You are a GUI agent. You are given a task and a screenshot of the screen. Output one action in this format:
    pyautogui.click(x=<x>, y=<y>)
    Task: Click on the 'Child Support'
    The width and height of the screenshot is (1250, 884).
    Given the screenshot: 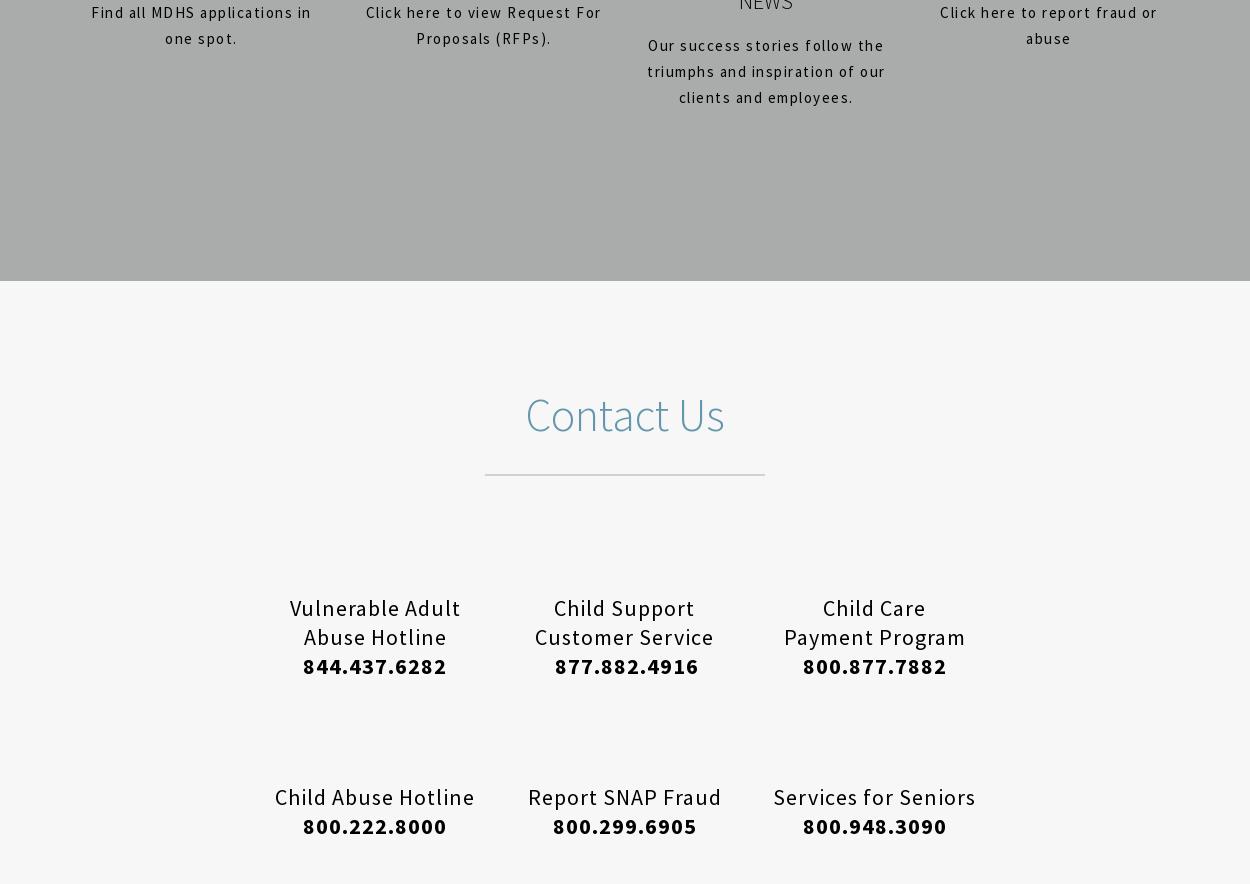 What is the action you would take?
    pyautogui.click(x=623, y=607)
    